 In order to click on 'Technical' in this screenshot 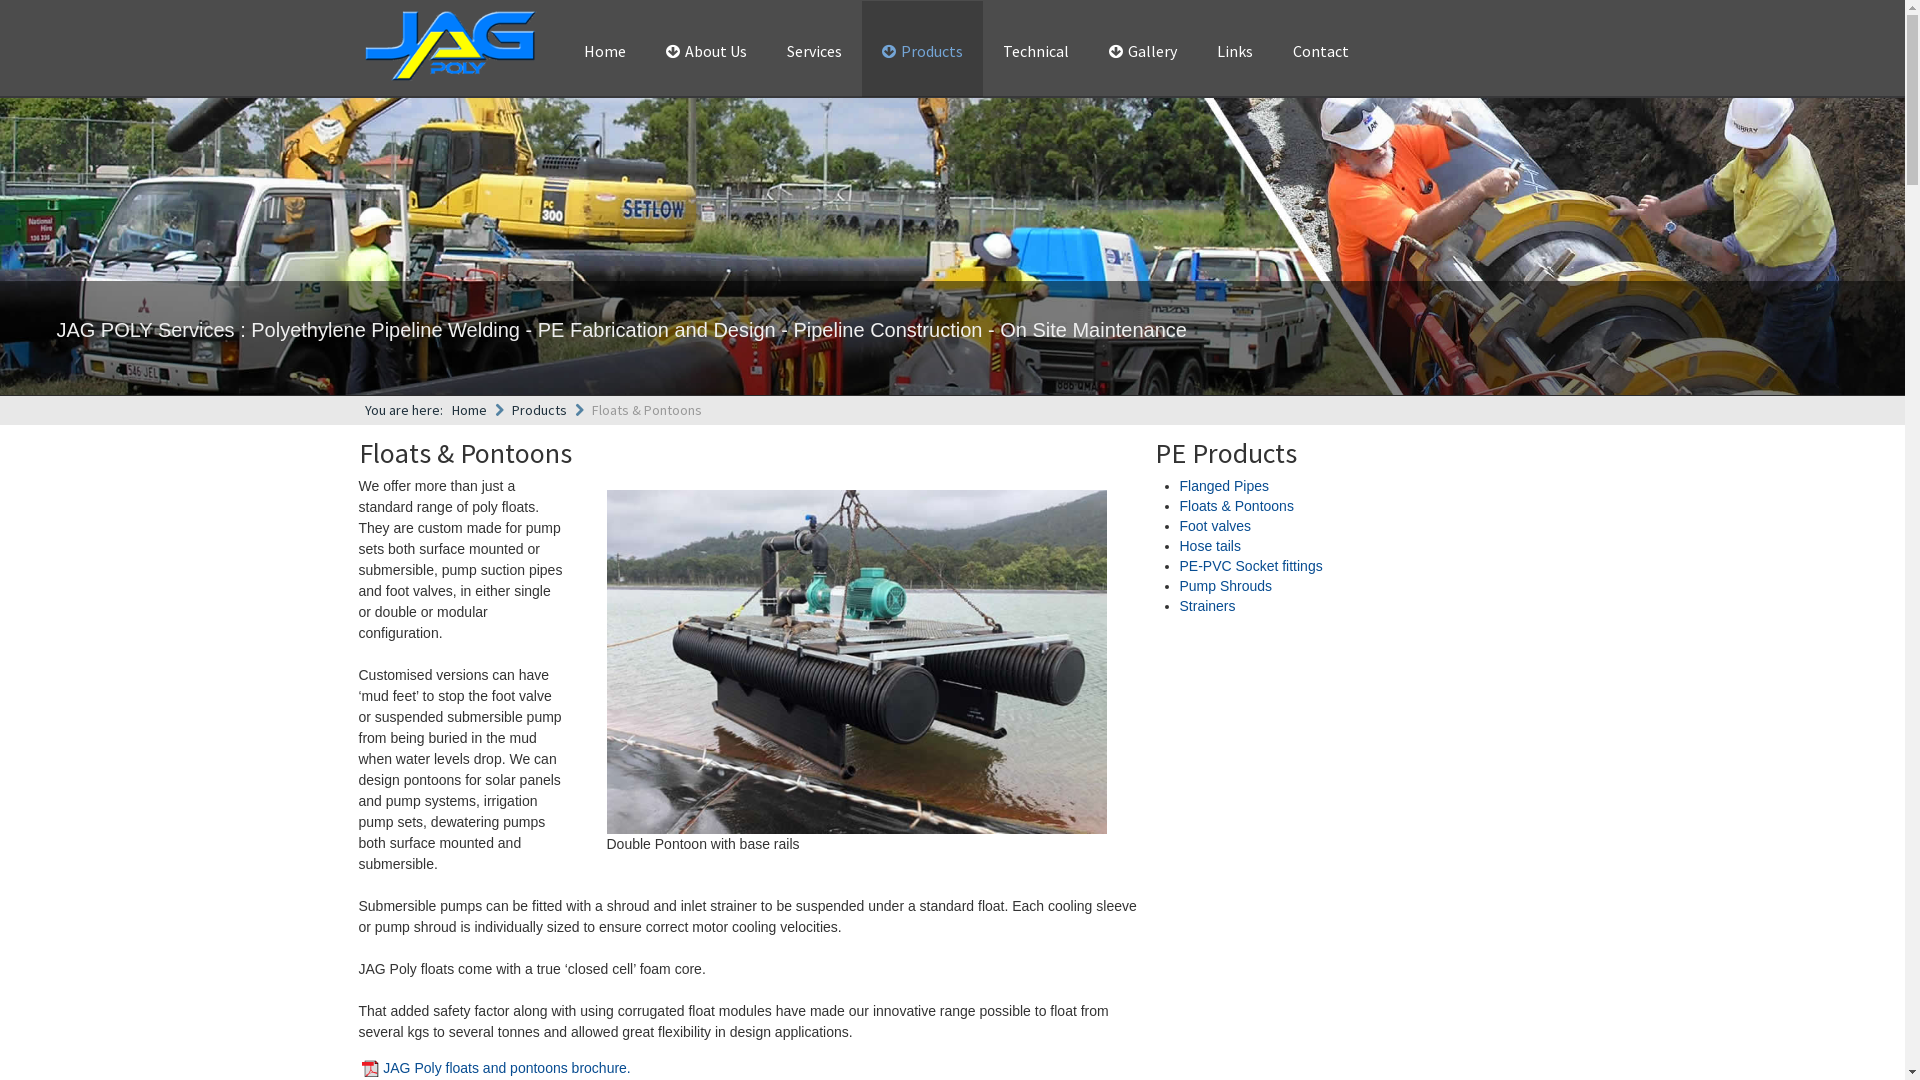, I will do `click(992, 50)`.